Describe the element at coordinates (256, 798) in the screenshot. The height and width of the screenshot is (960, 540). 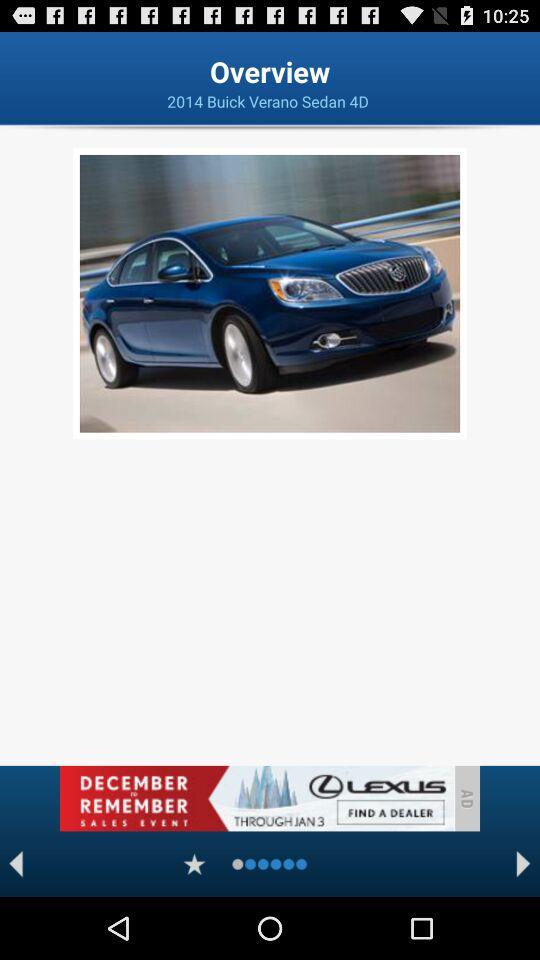
I see `advertisement` at that location.